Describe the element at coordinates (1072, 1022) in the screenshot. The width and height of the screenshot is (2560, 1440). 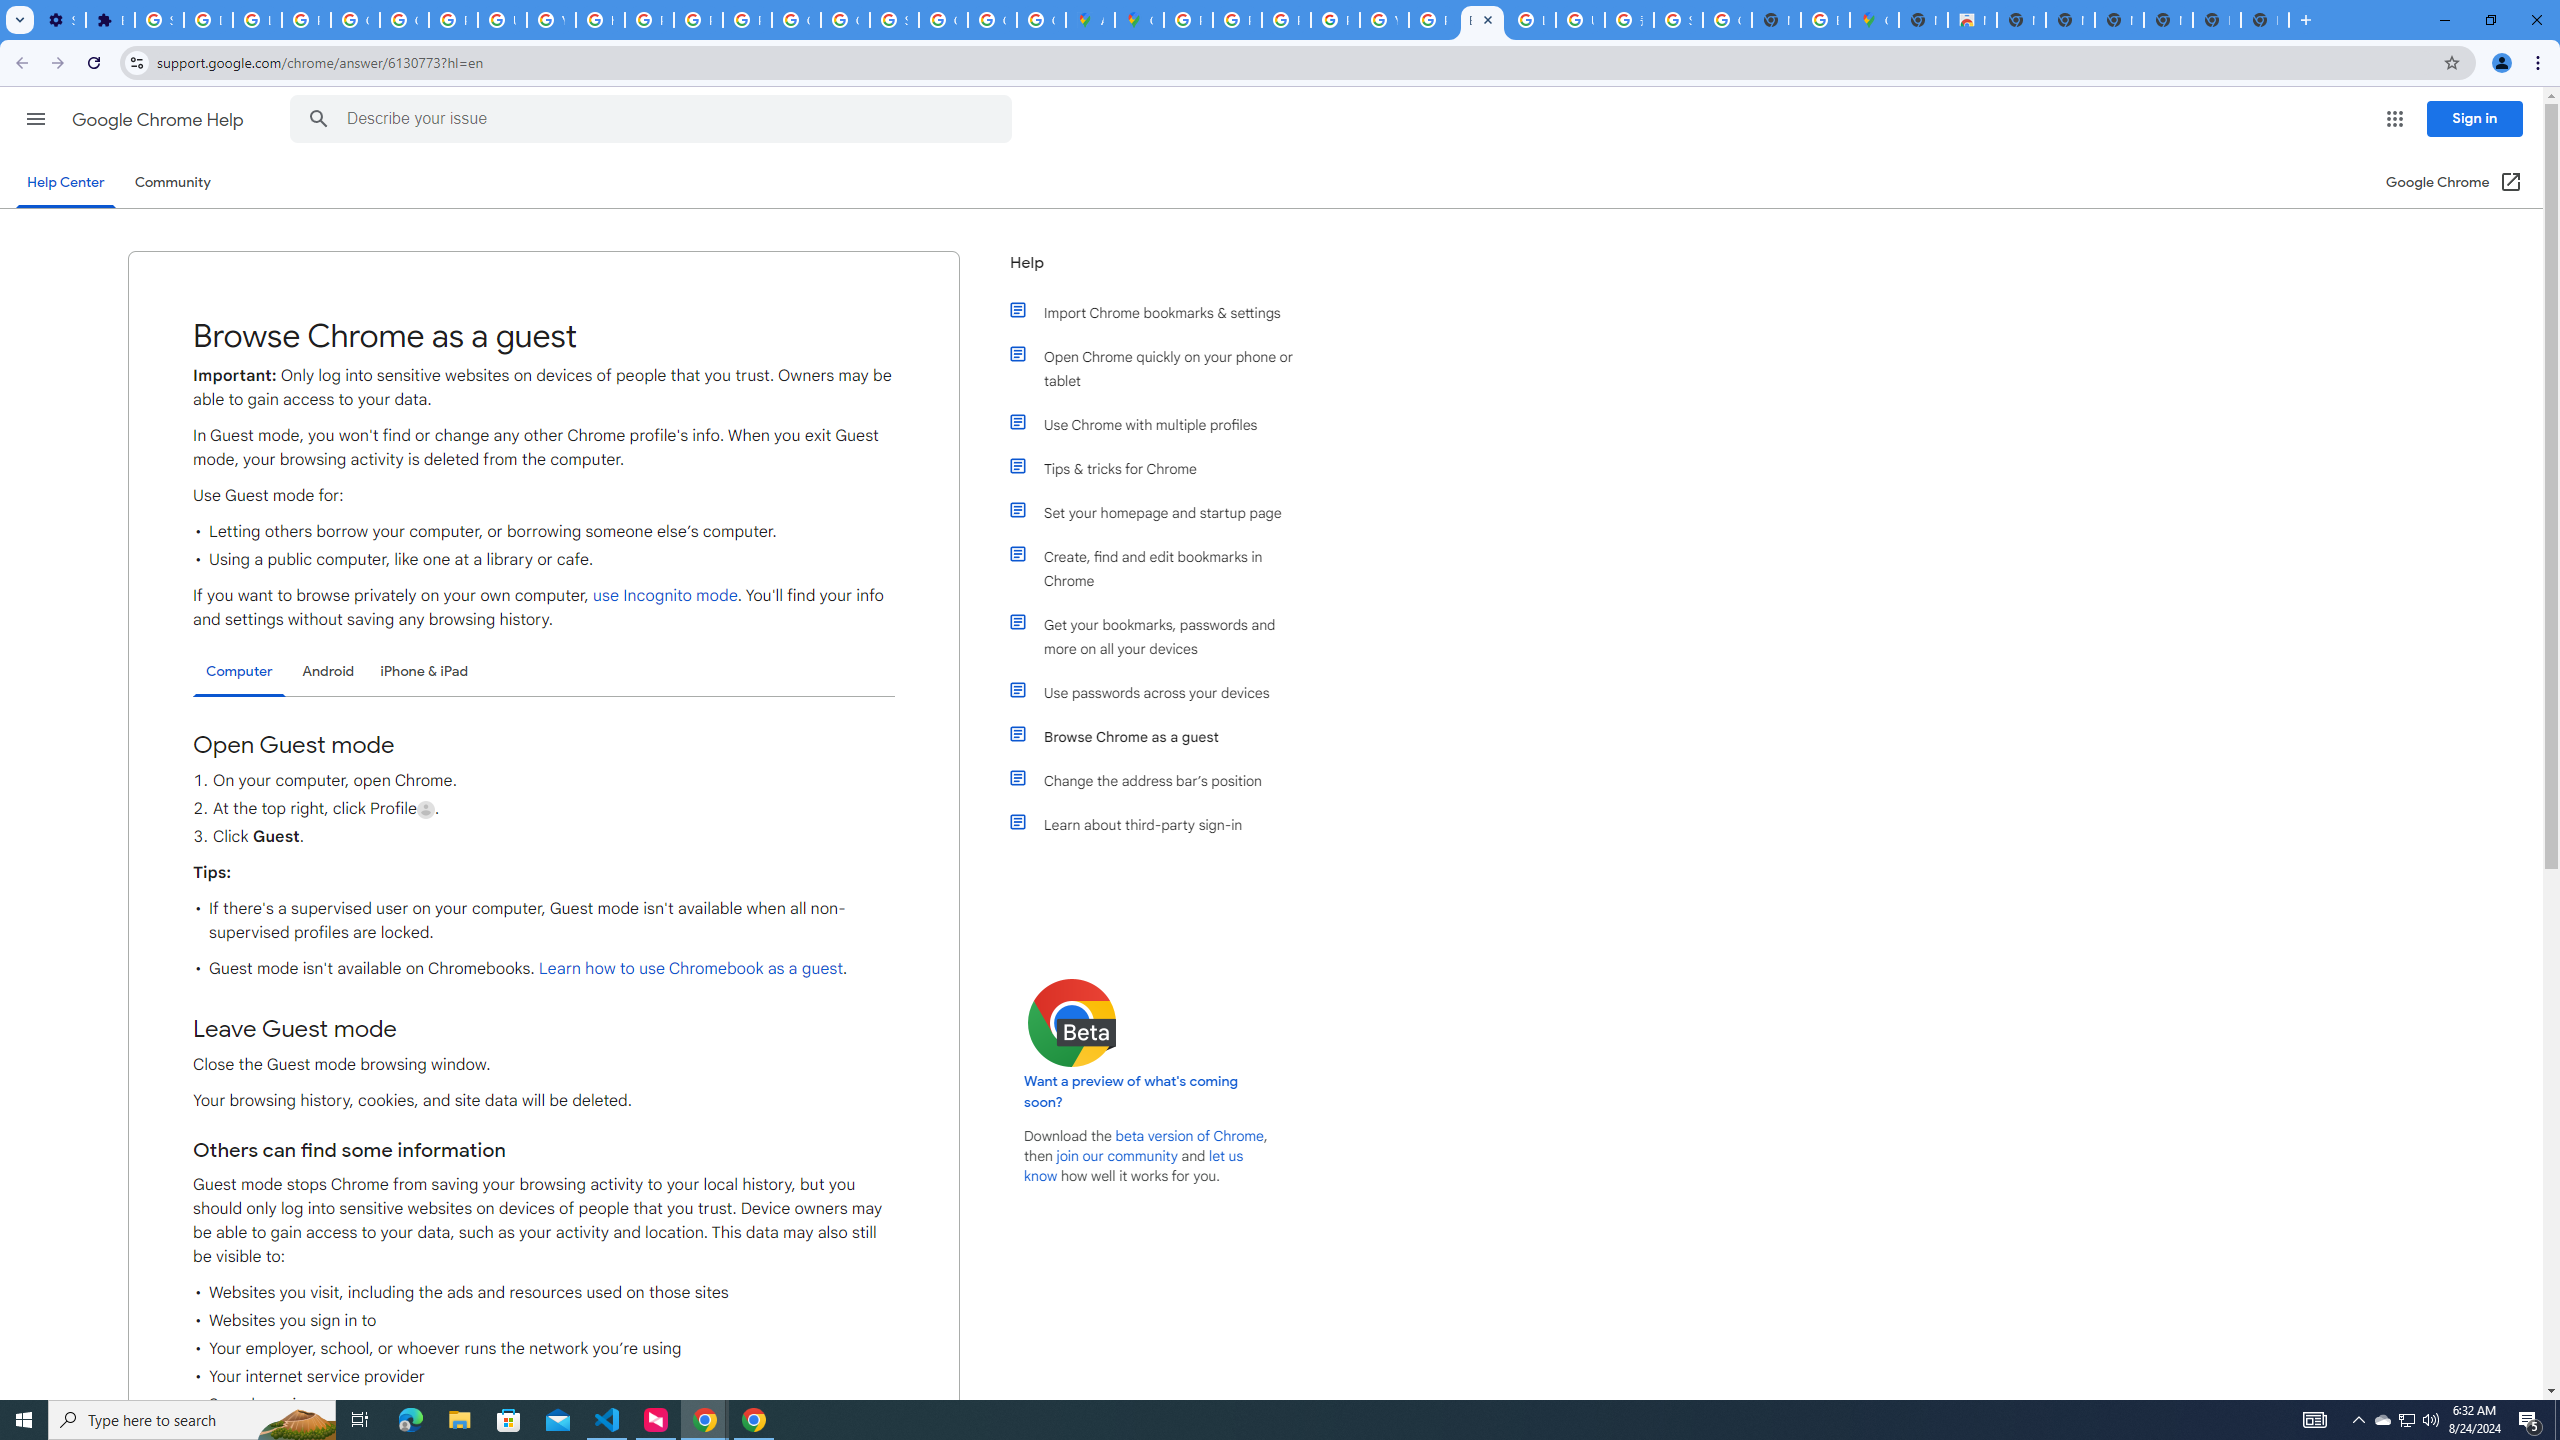
I see `'Chrome Beta logo'` at that location.